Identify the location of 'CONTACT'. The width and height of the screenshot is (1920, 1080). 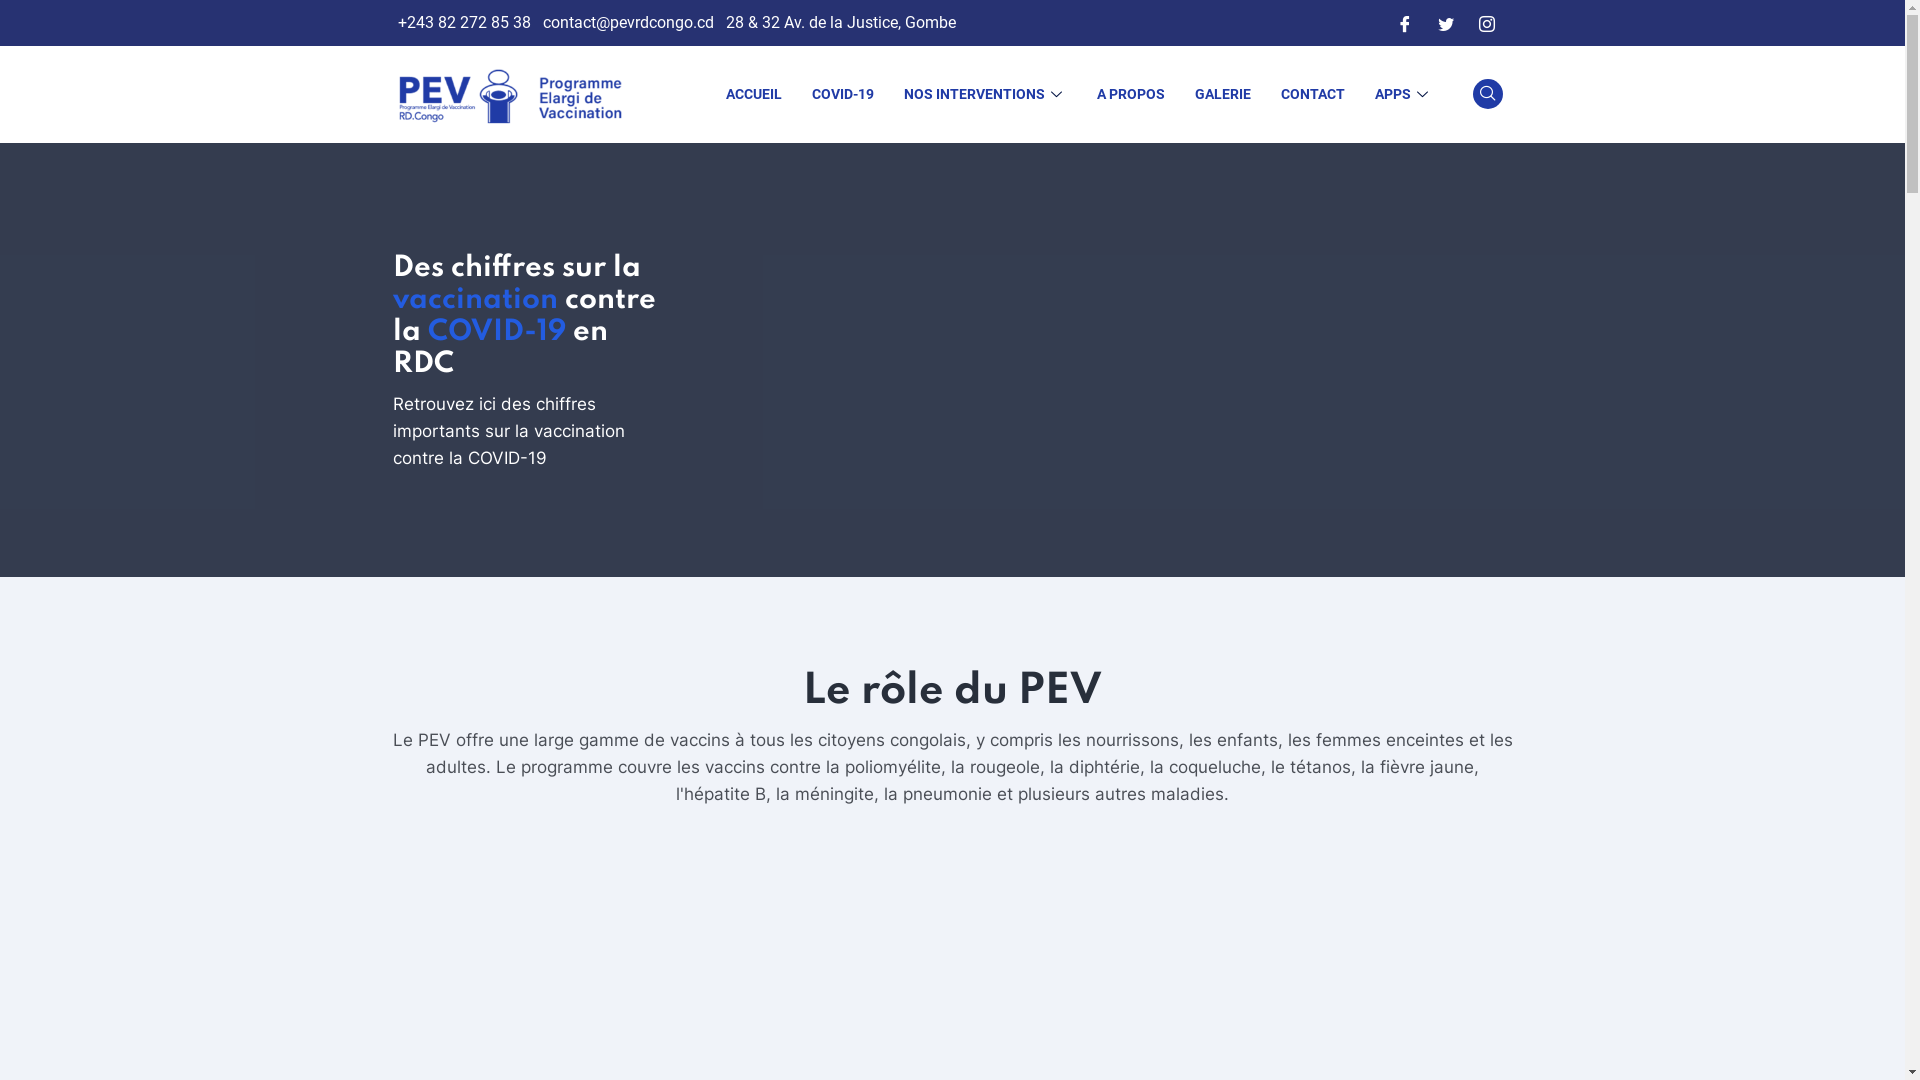
(1265, 93).